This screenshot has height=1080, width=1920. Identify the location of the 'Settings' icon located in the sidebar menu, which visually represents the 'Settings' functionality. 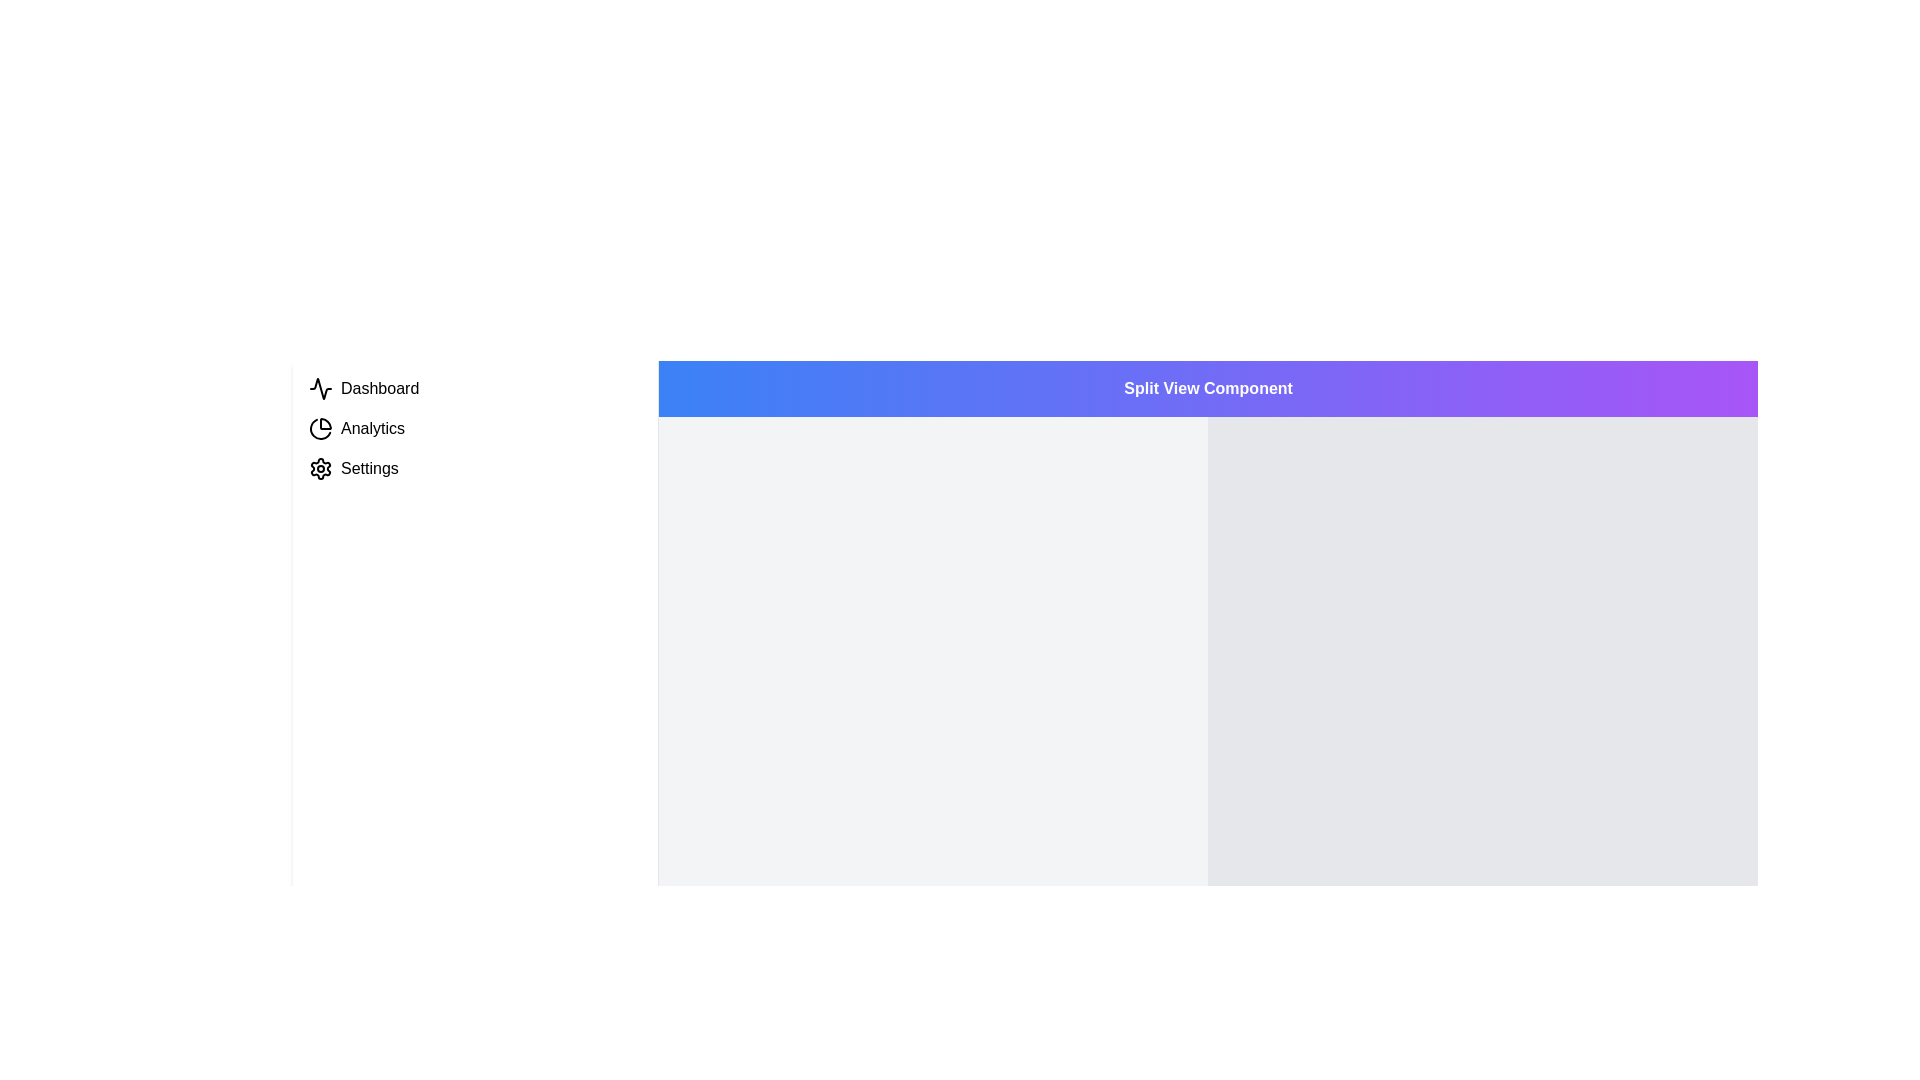
(321, 469).